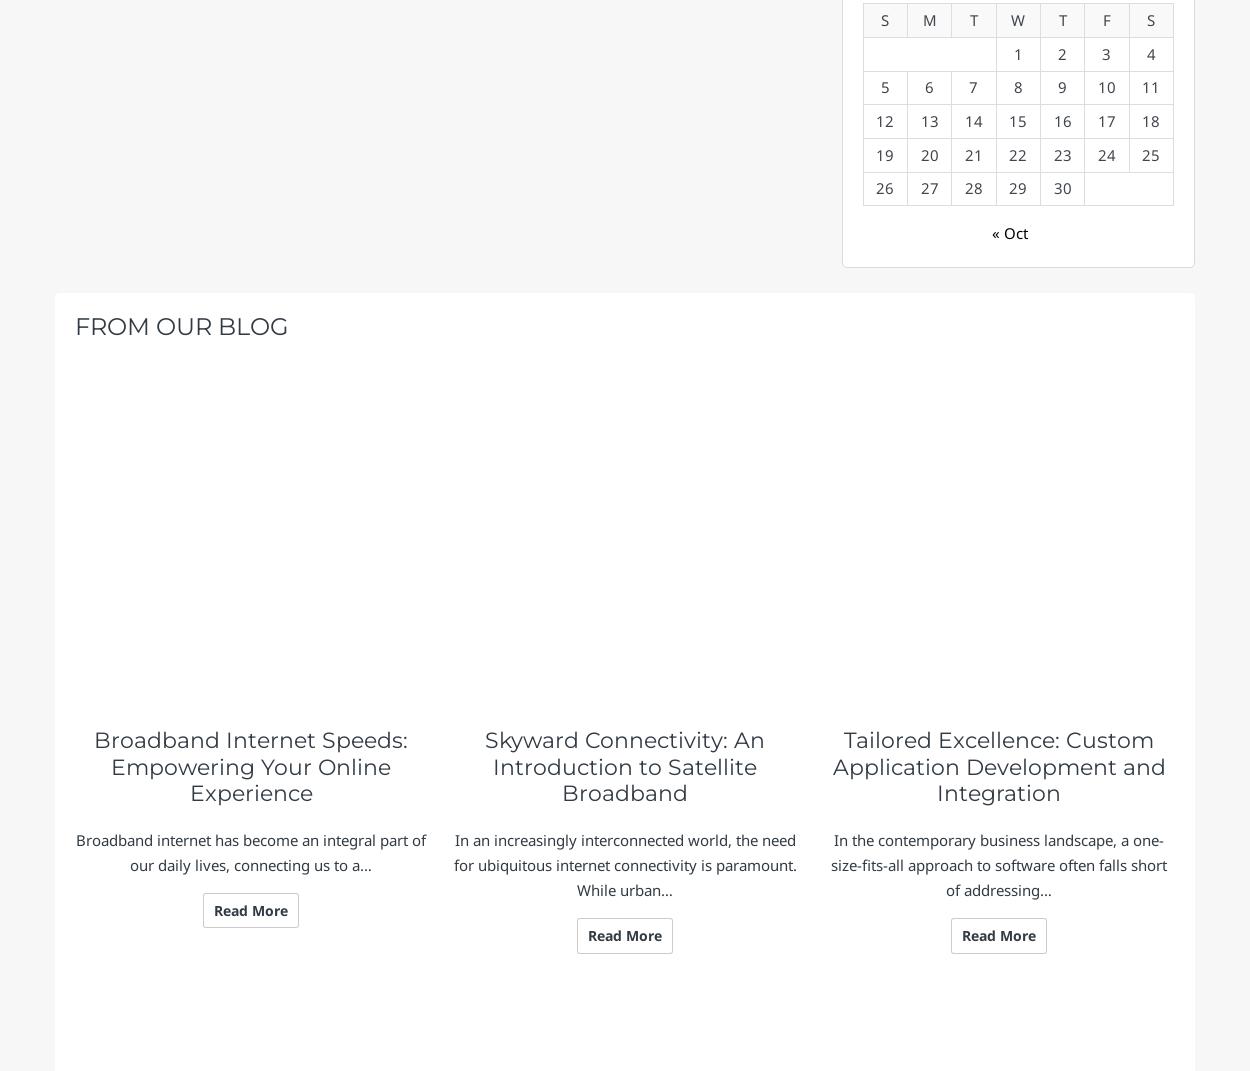 This screenshot has width=1250, height=1071. Describe the element at coordinates (885, 186) in the screenshot. I see `'26'` at that location.